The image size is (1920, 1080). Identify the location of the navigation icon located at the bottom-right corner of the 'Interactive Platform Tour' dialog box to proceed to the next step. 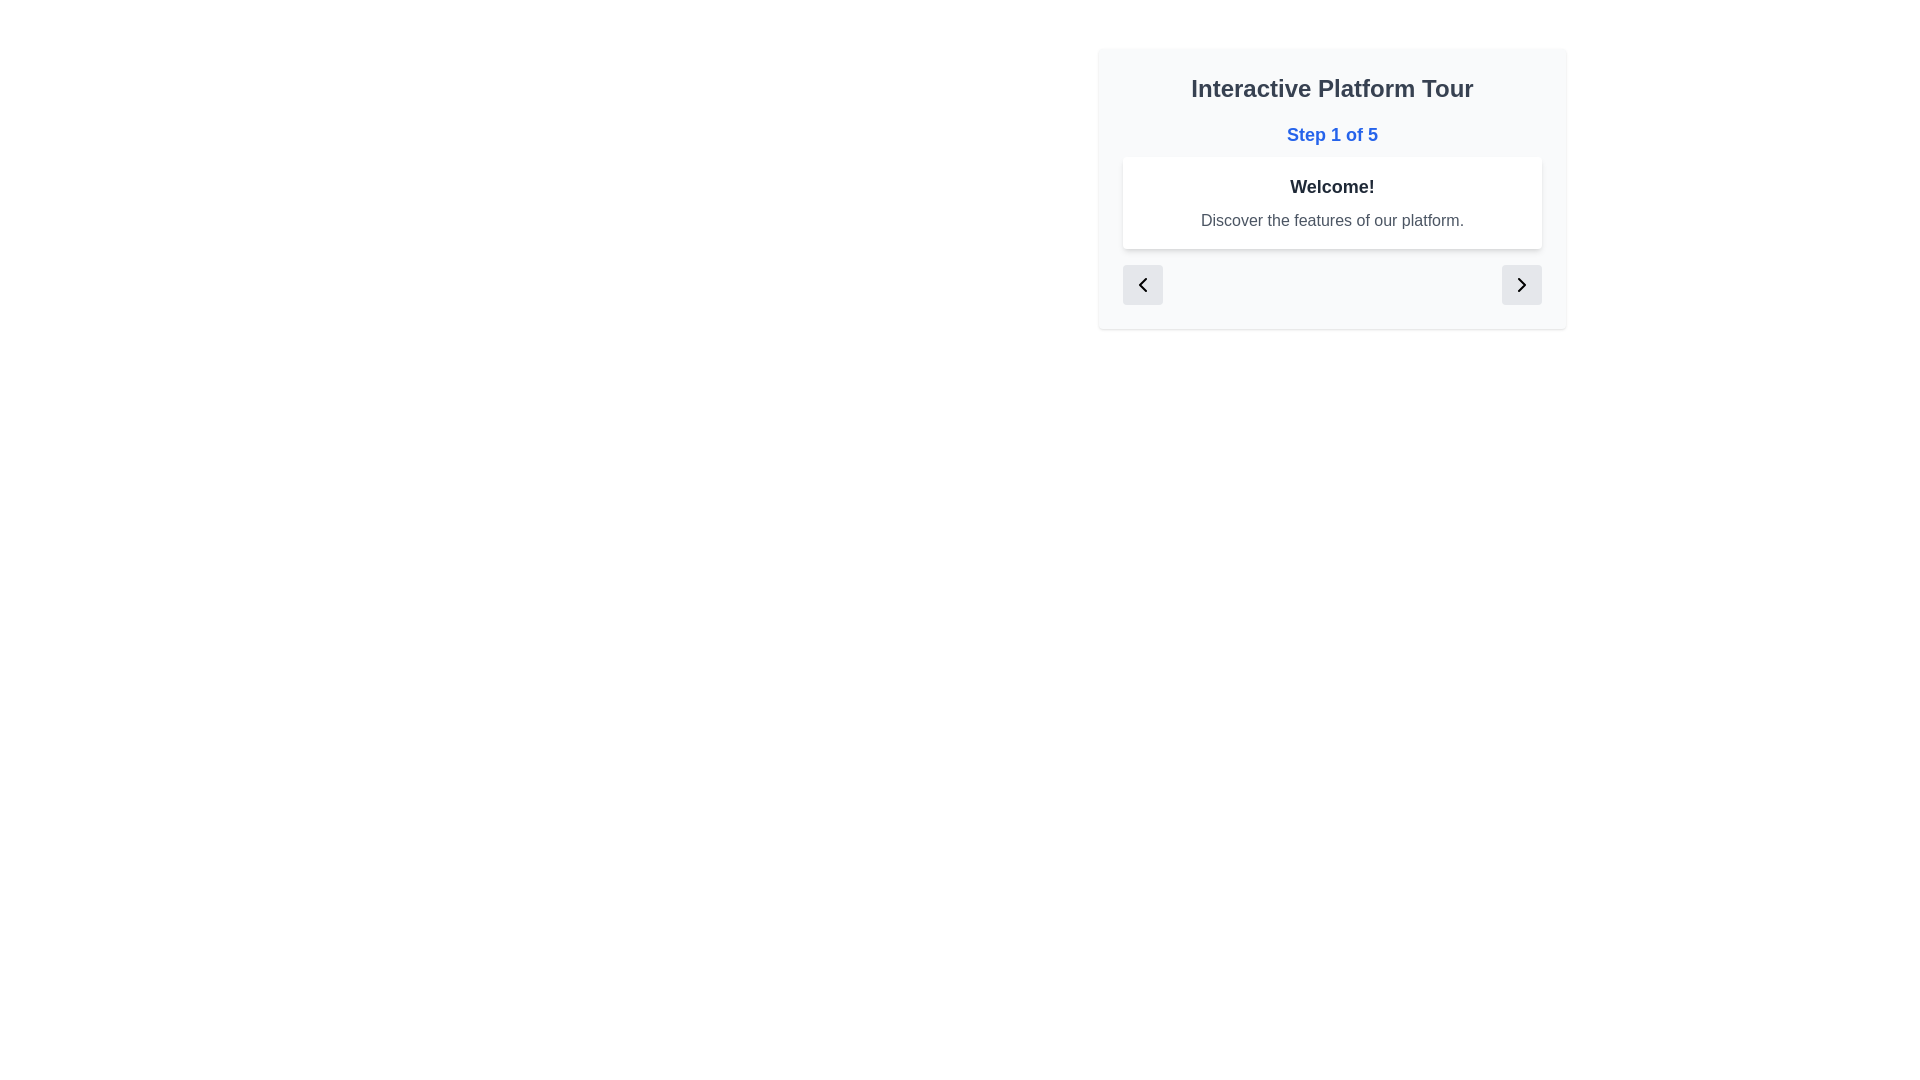
(1520, 285).